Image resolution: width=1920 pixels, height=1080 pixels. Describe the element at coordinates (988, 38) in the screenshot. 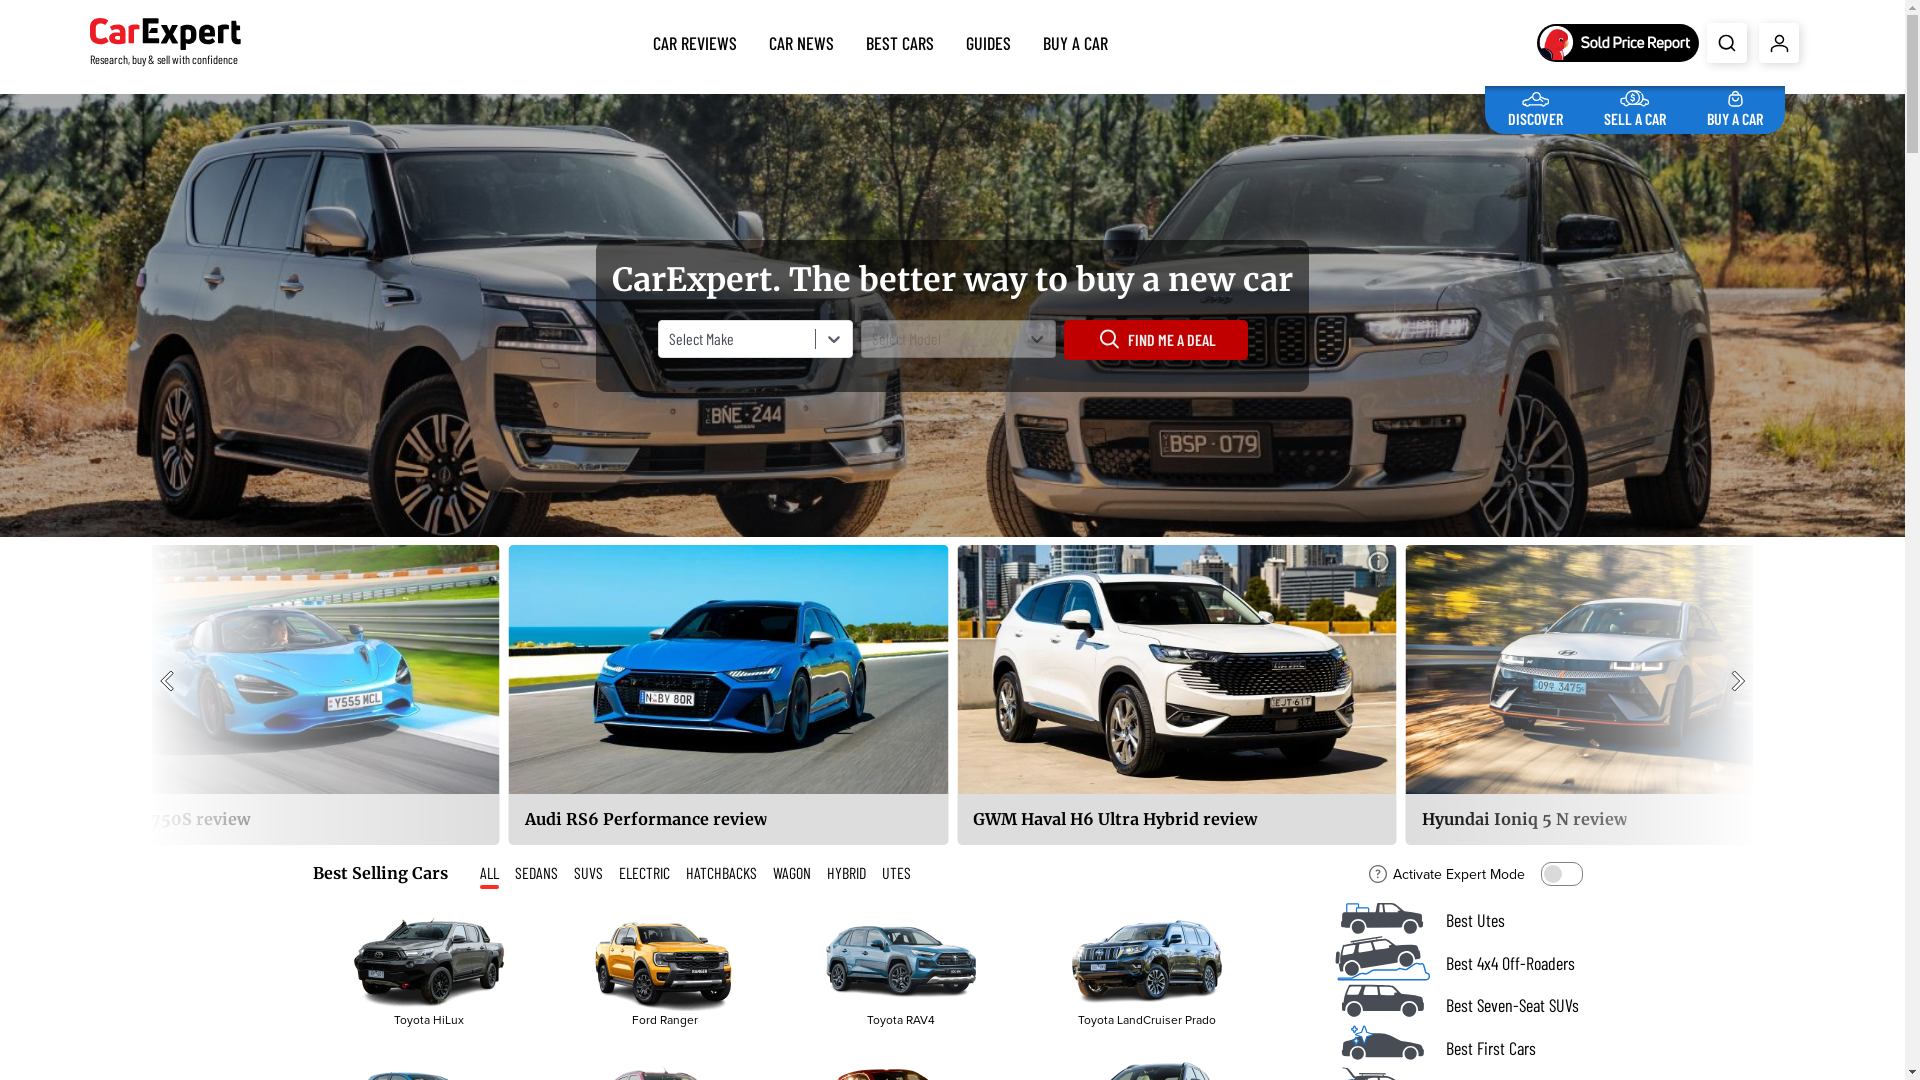

I see `'GUIDES'` at that location.